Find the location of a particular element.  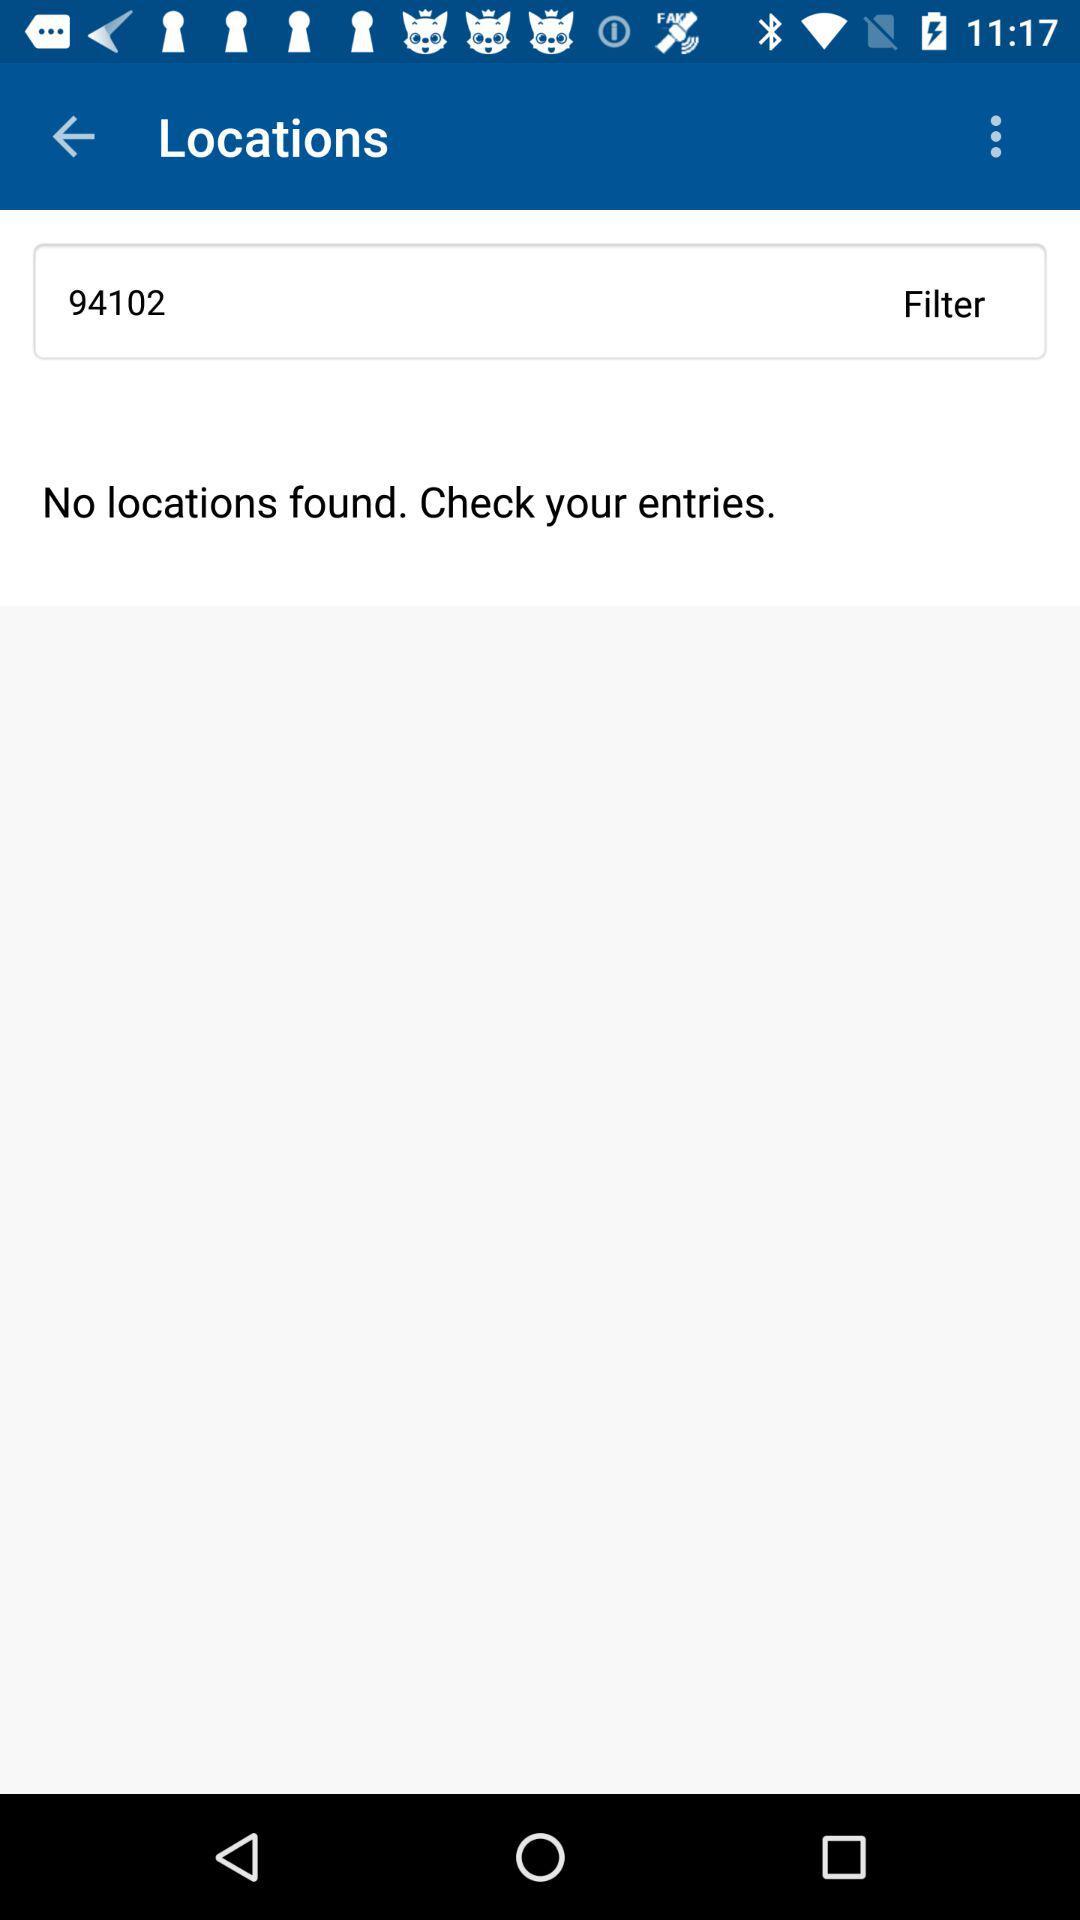

app above no locations found app is located at coordinates (944, 301).